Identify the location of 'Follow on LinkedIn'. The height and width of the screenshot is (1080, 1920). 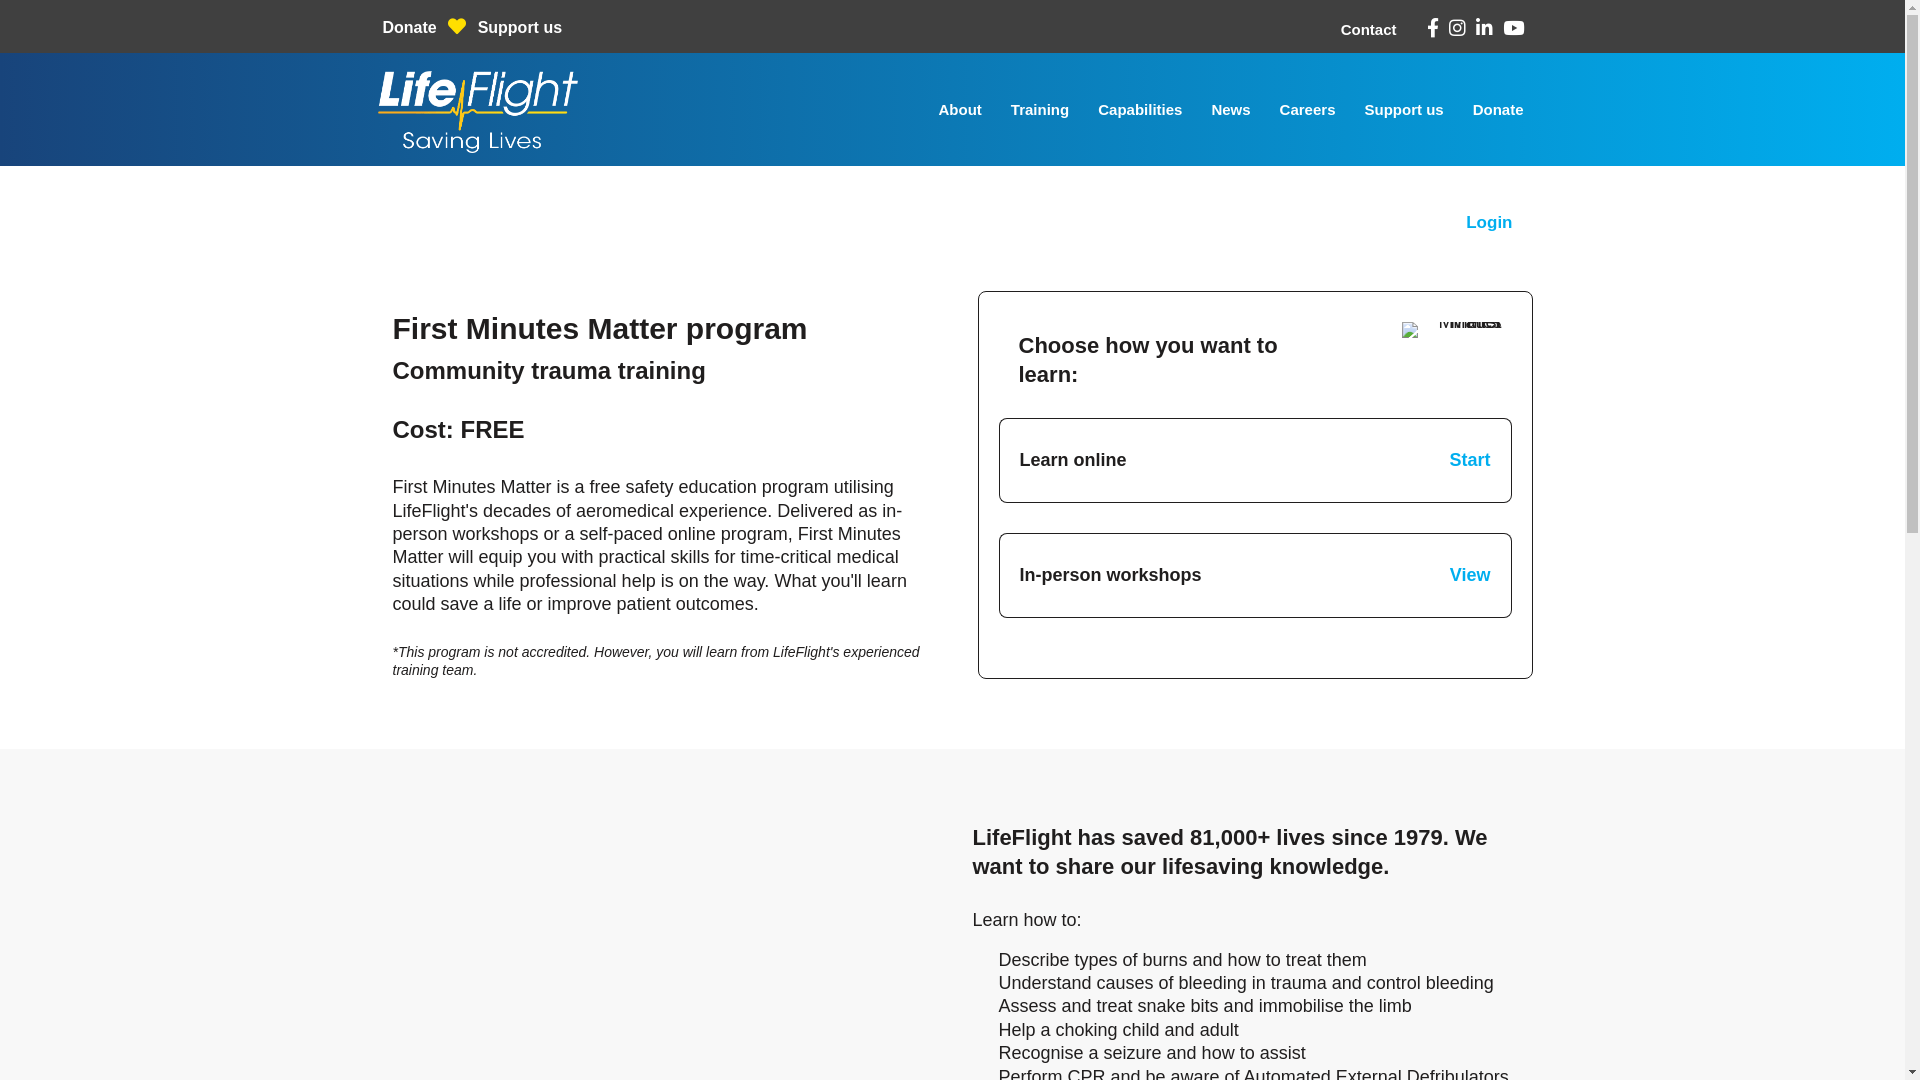
(1484, 28).